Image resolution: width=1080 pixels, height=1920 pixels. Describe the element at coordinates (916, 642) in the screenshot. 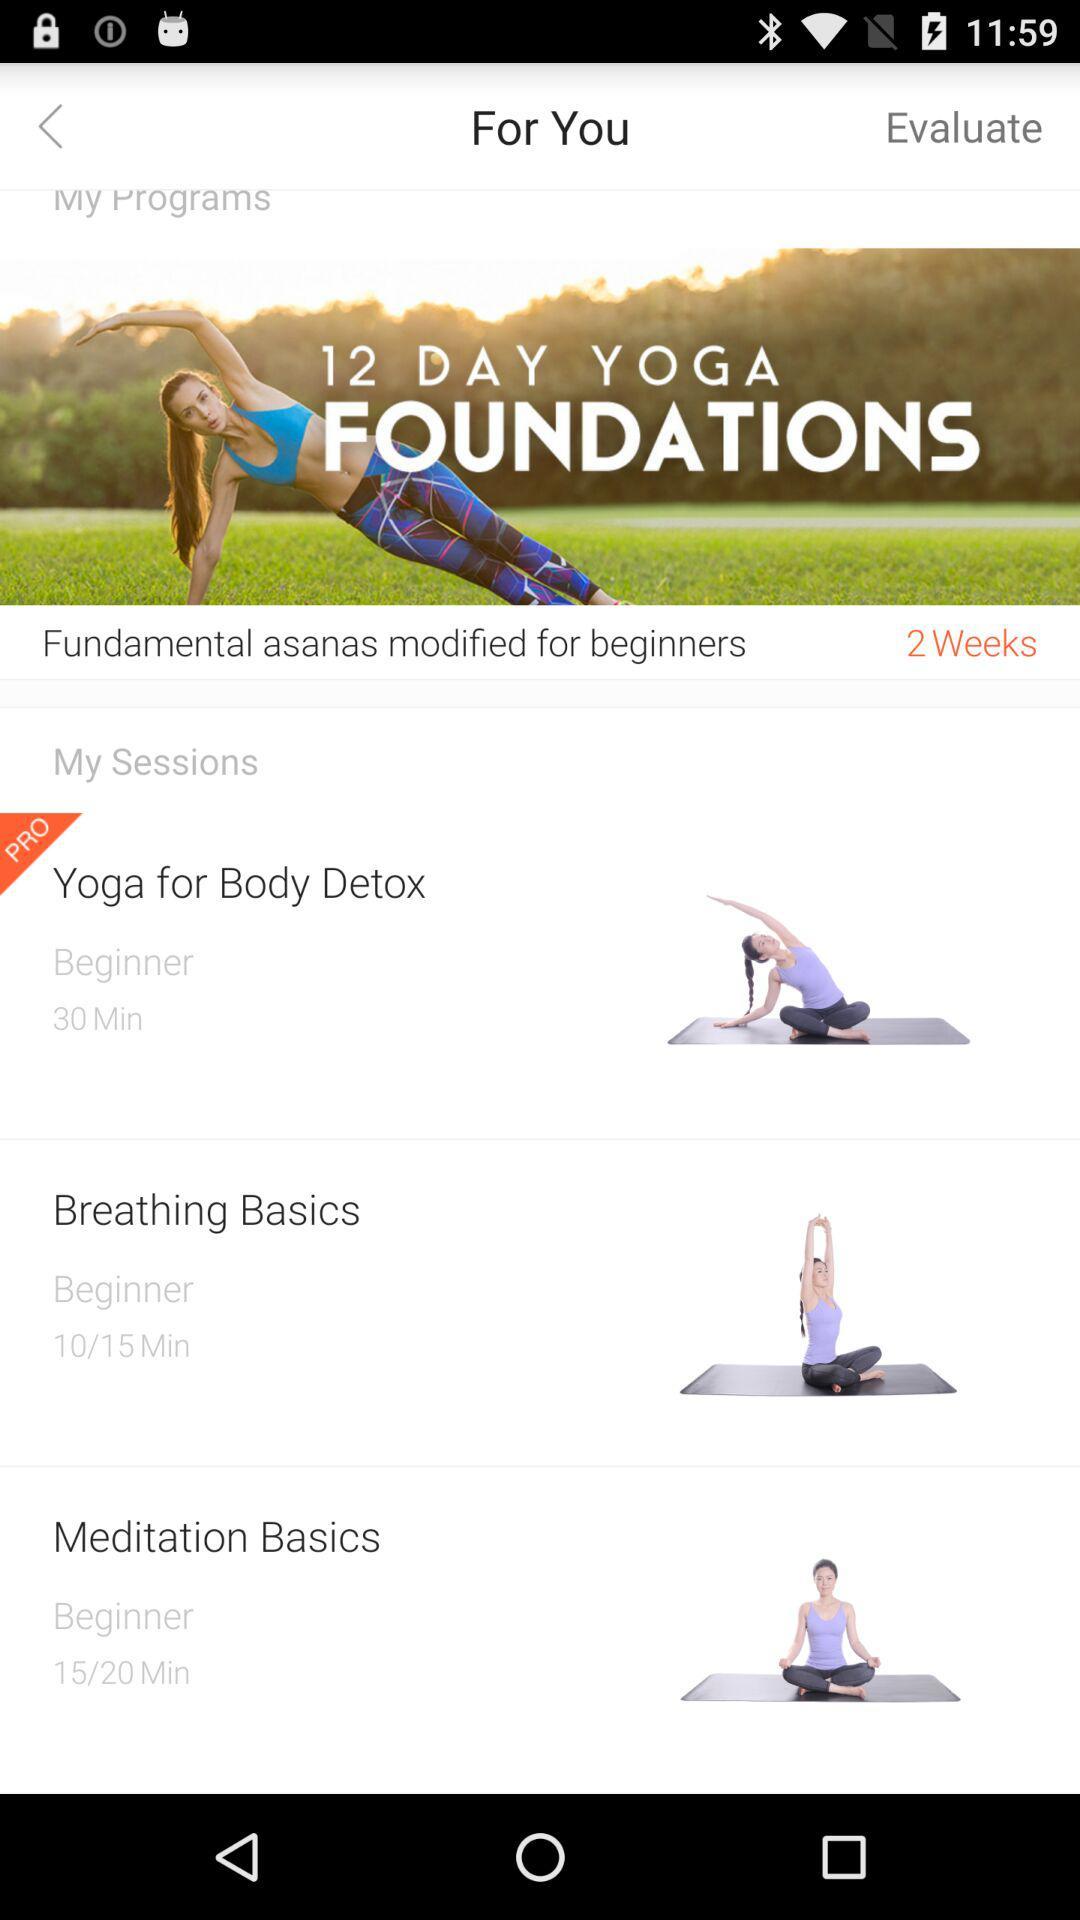

I see `the icon to the left of the weeks` at that location.